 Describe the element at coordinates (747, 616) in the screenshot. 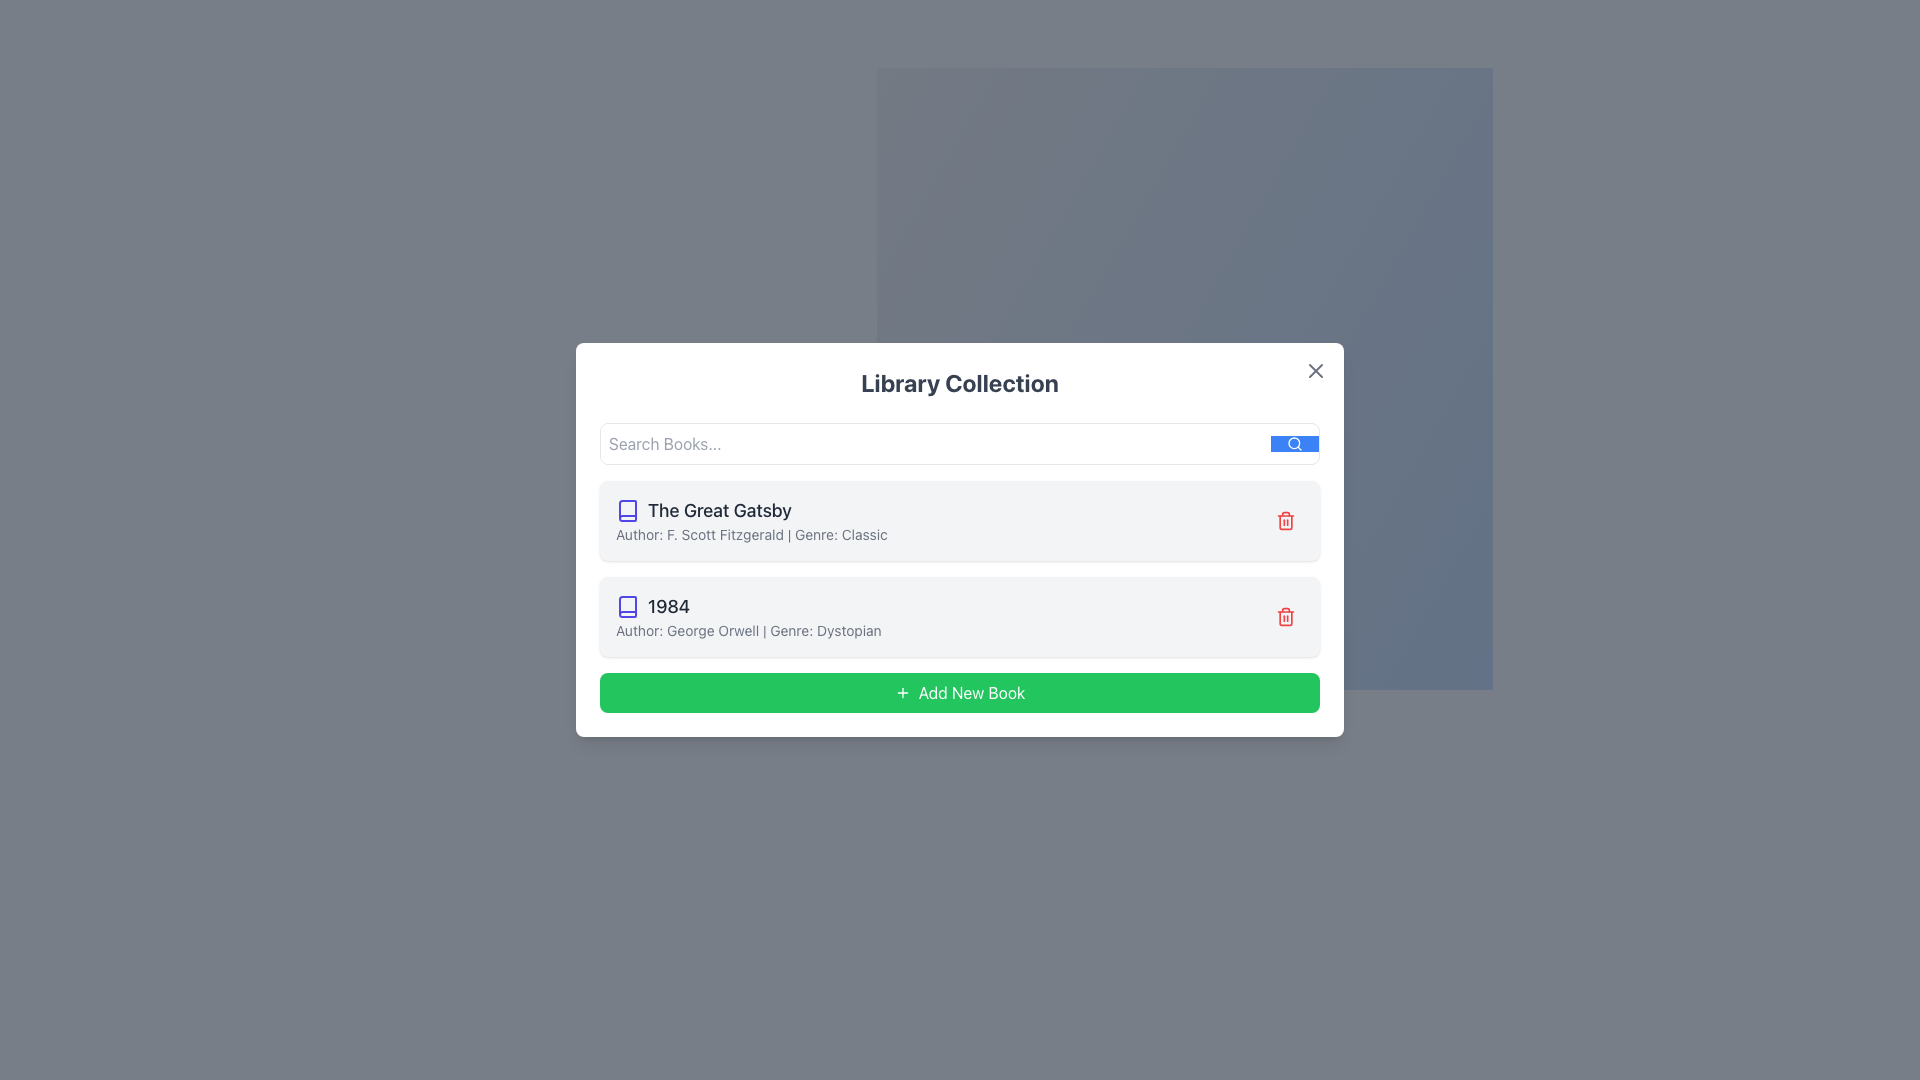

I see `the book icon of the list item titled '1984', which includes a bold title and author details, located between 'The Great Gatsby' and the '+ Add New Book' button` at that location.